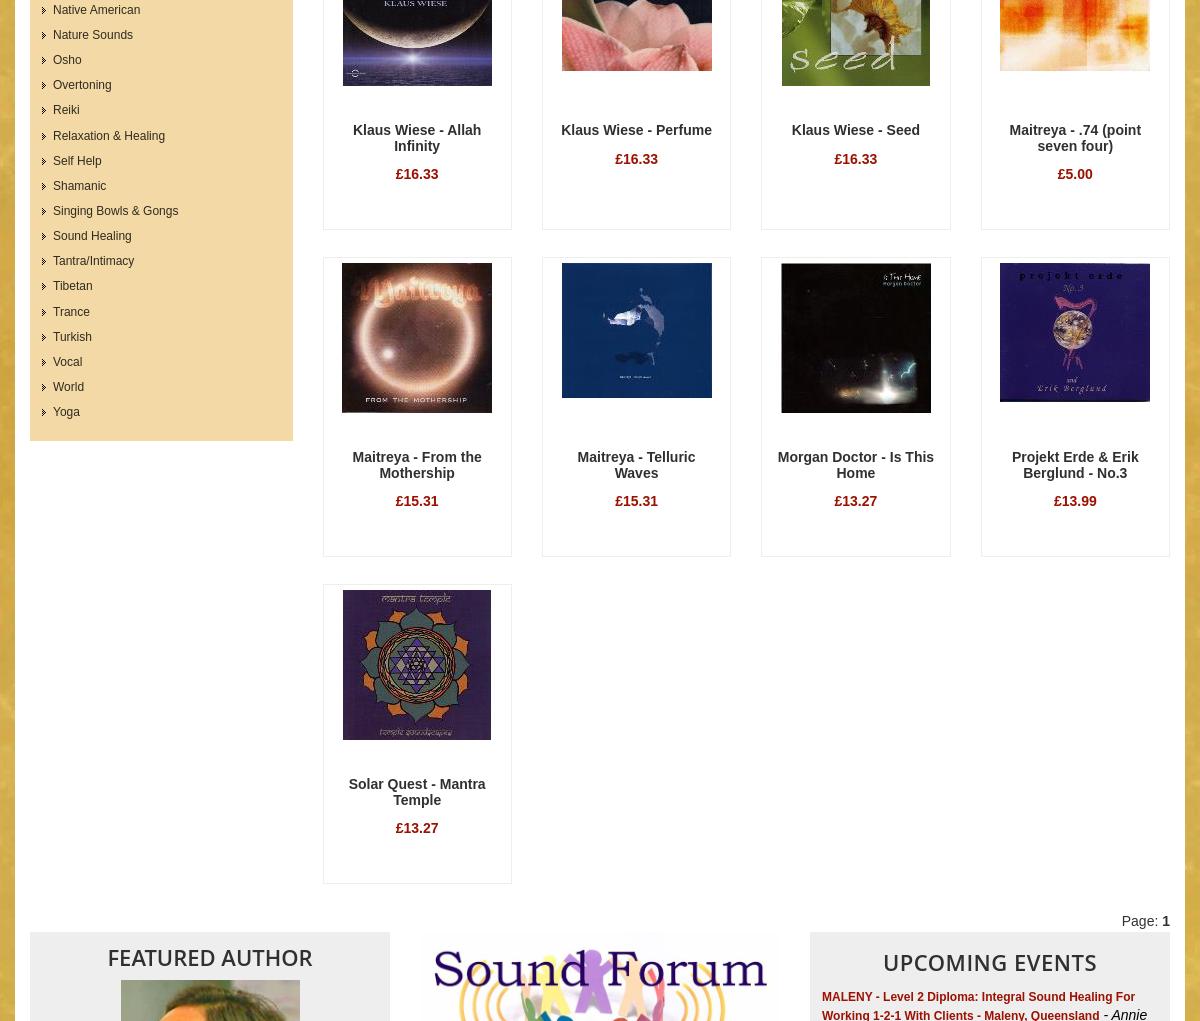 This screenshot has height=1021, width=1200. I want to click on 'Solar Quest - Mantra Temple', so click(348, 790).